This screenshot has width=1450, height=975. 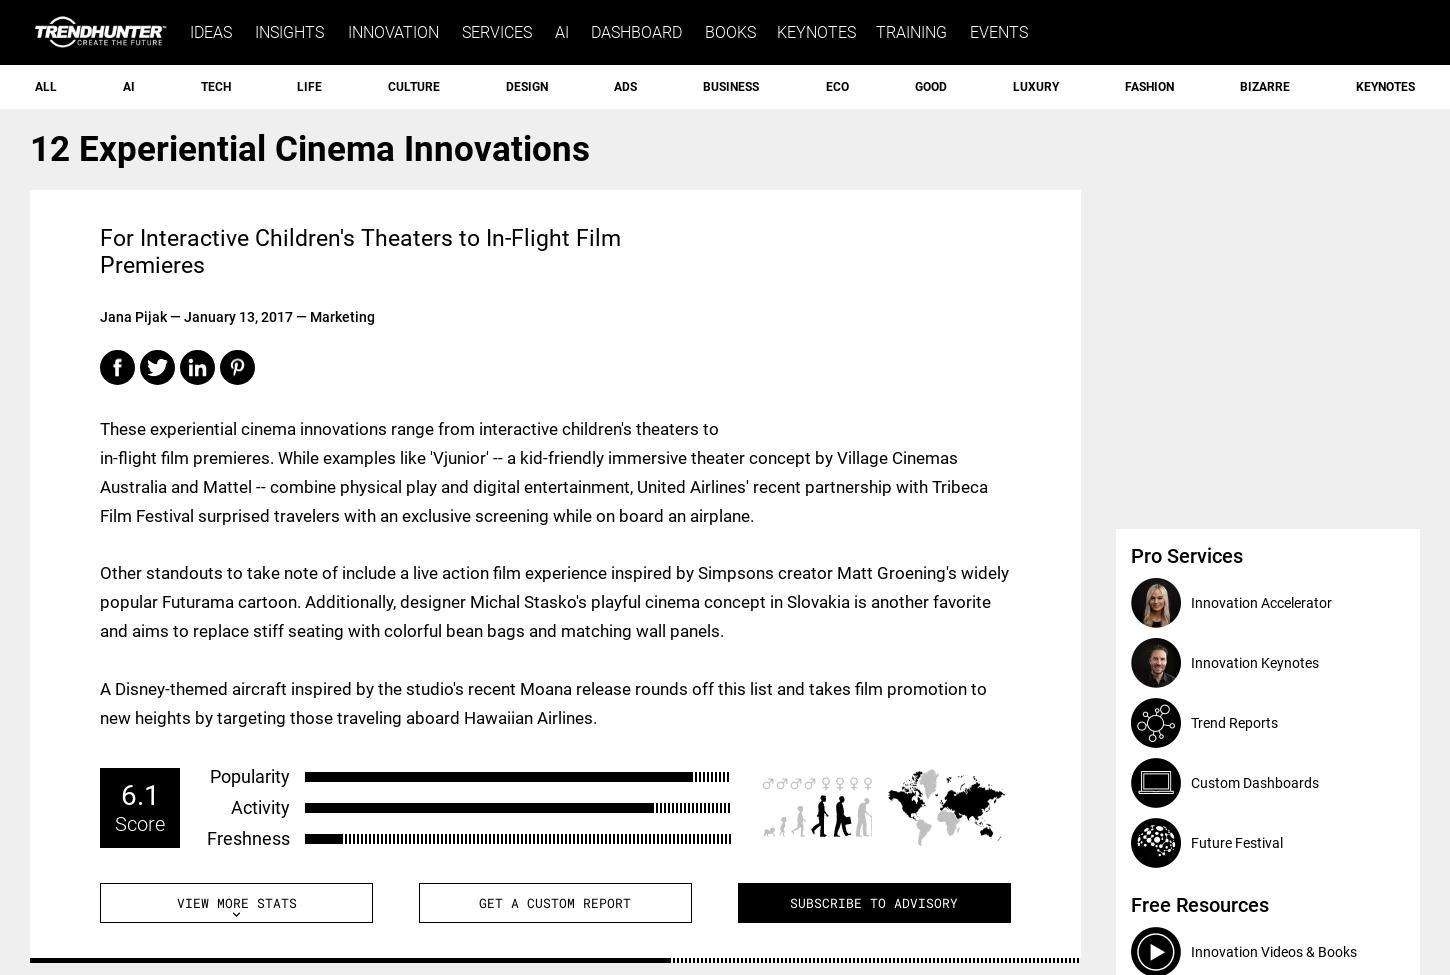 What do you see at coordinates (1329, 32) in the screenshot?
I see `'Log in'` at bounding box center [1329, 32].